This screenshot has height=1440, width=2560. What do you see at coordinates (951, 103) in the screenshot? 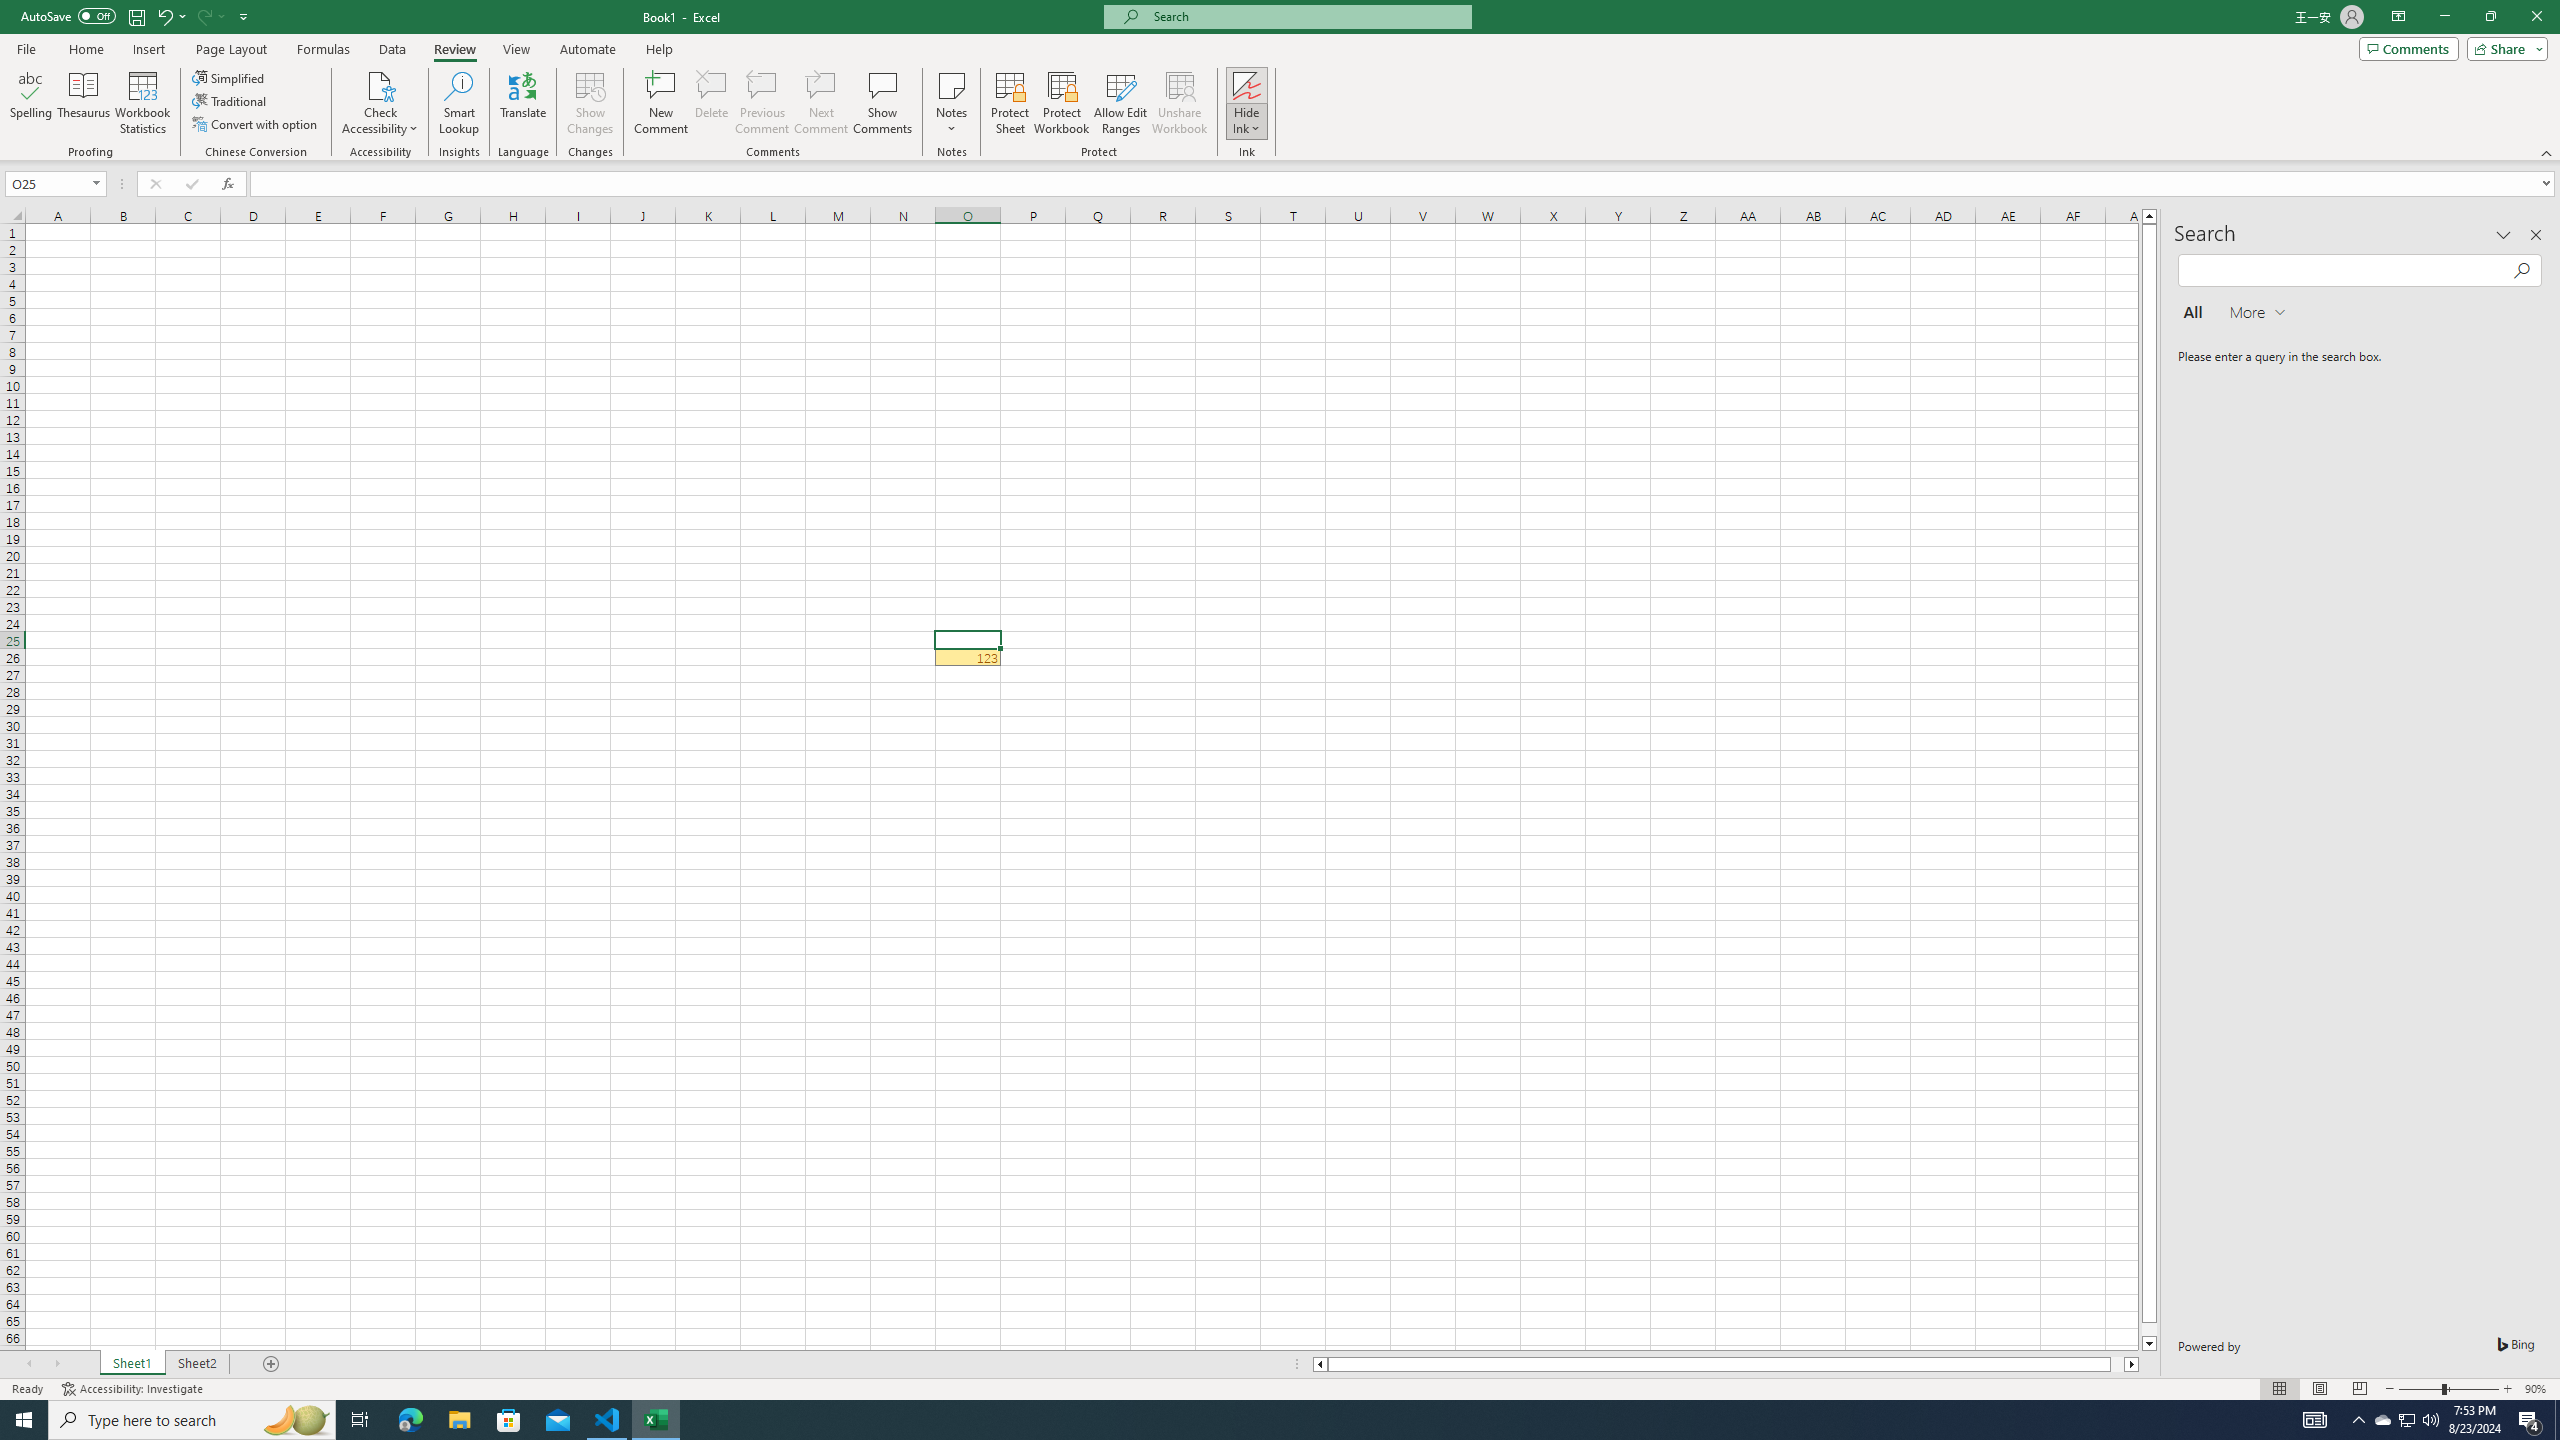
I see `'Notes'` at bounding box center [951, 103].